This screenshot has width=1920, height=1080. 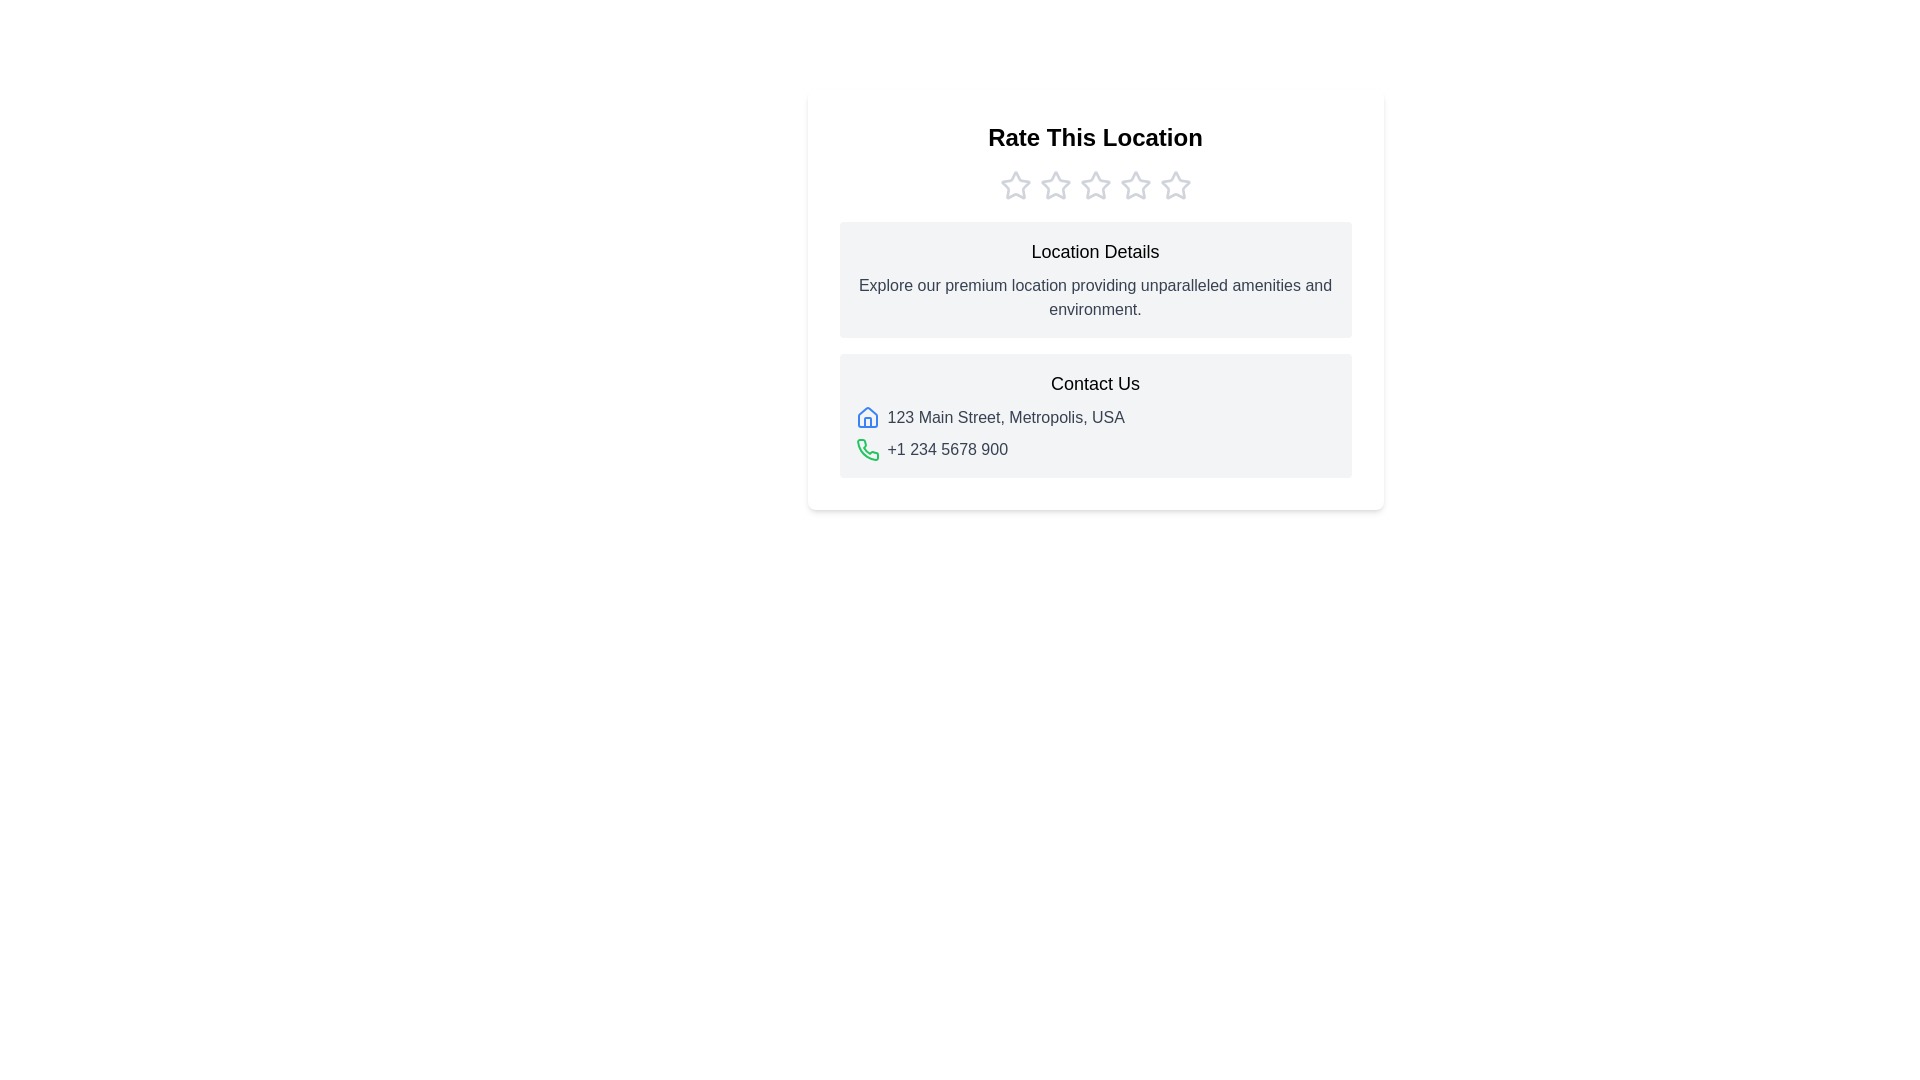 What do you see at coordinates (1054, 185) in the screenshot?
I see `the second unfilled star icon` at bounding box center [1054, 185].